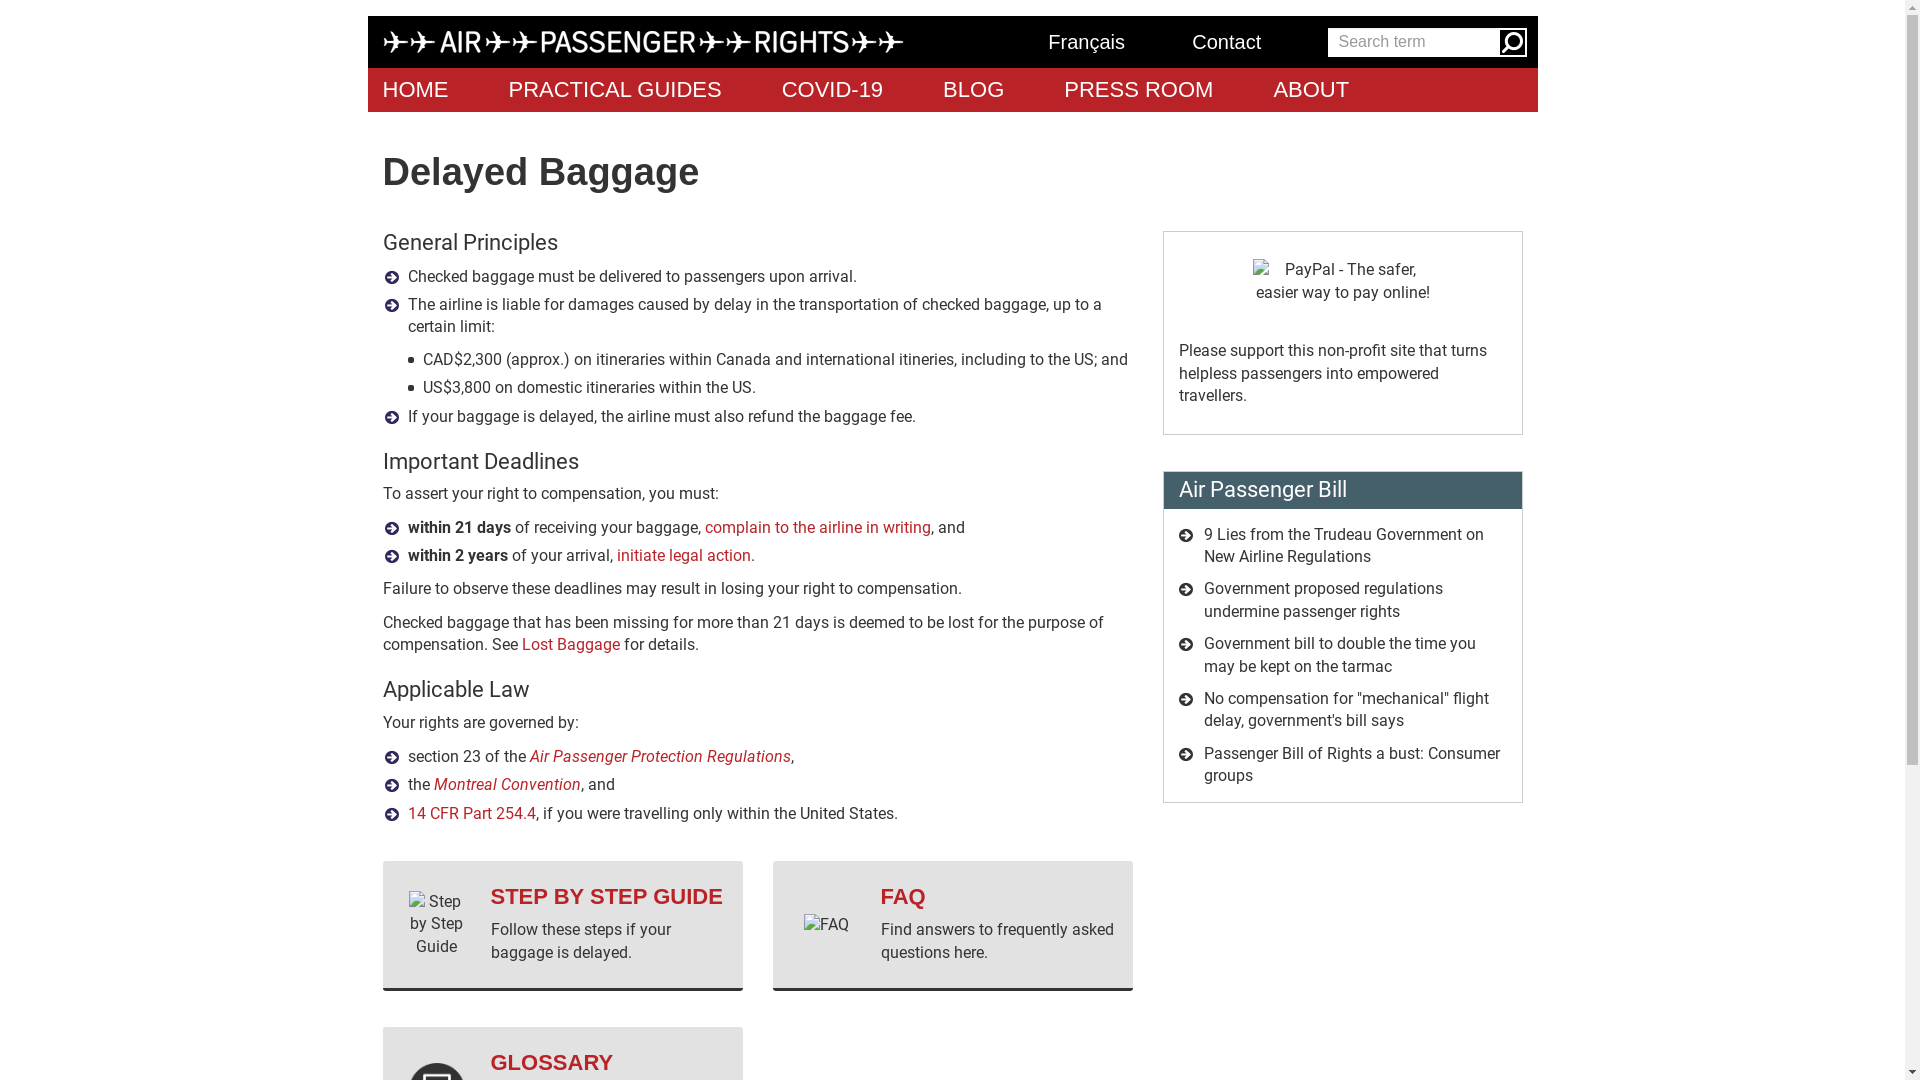  What do you see at coordinates (950, 925) in the screenshot?
I see `'FAQ` at bounding box center [950, 925].